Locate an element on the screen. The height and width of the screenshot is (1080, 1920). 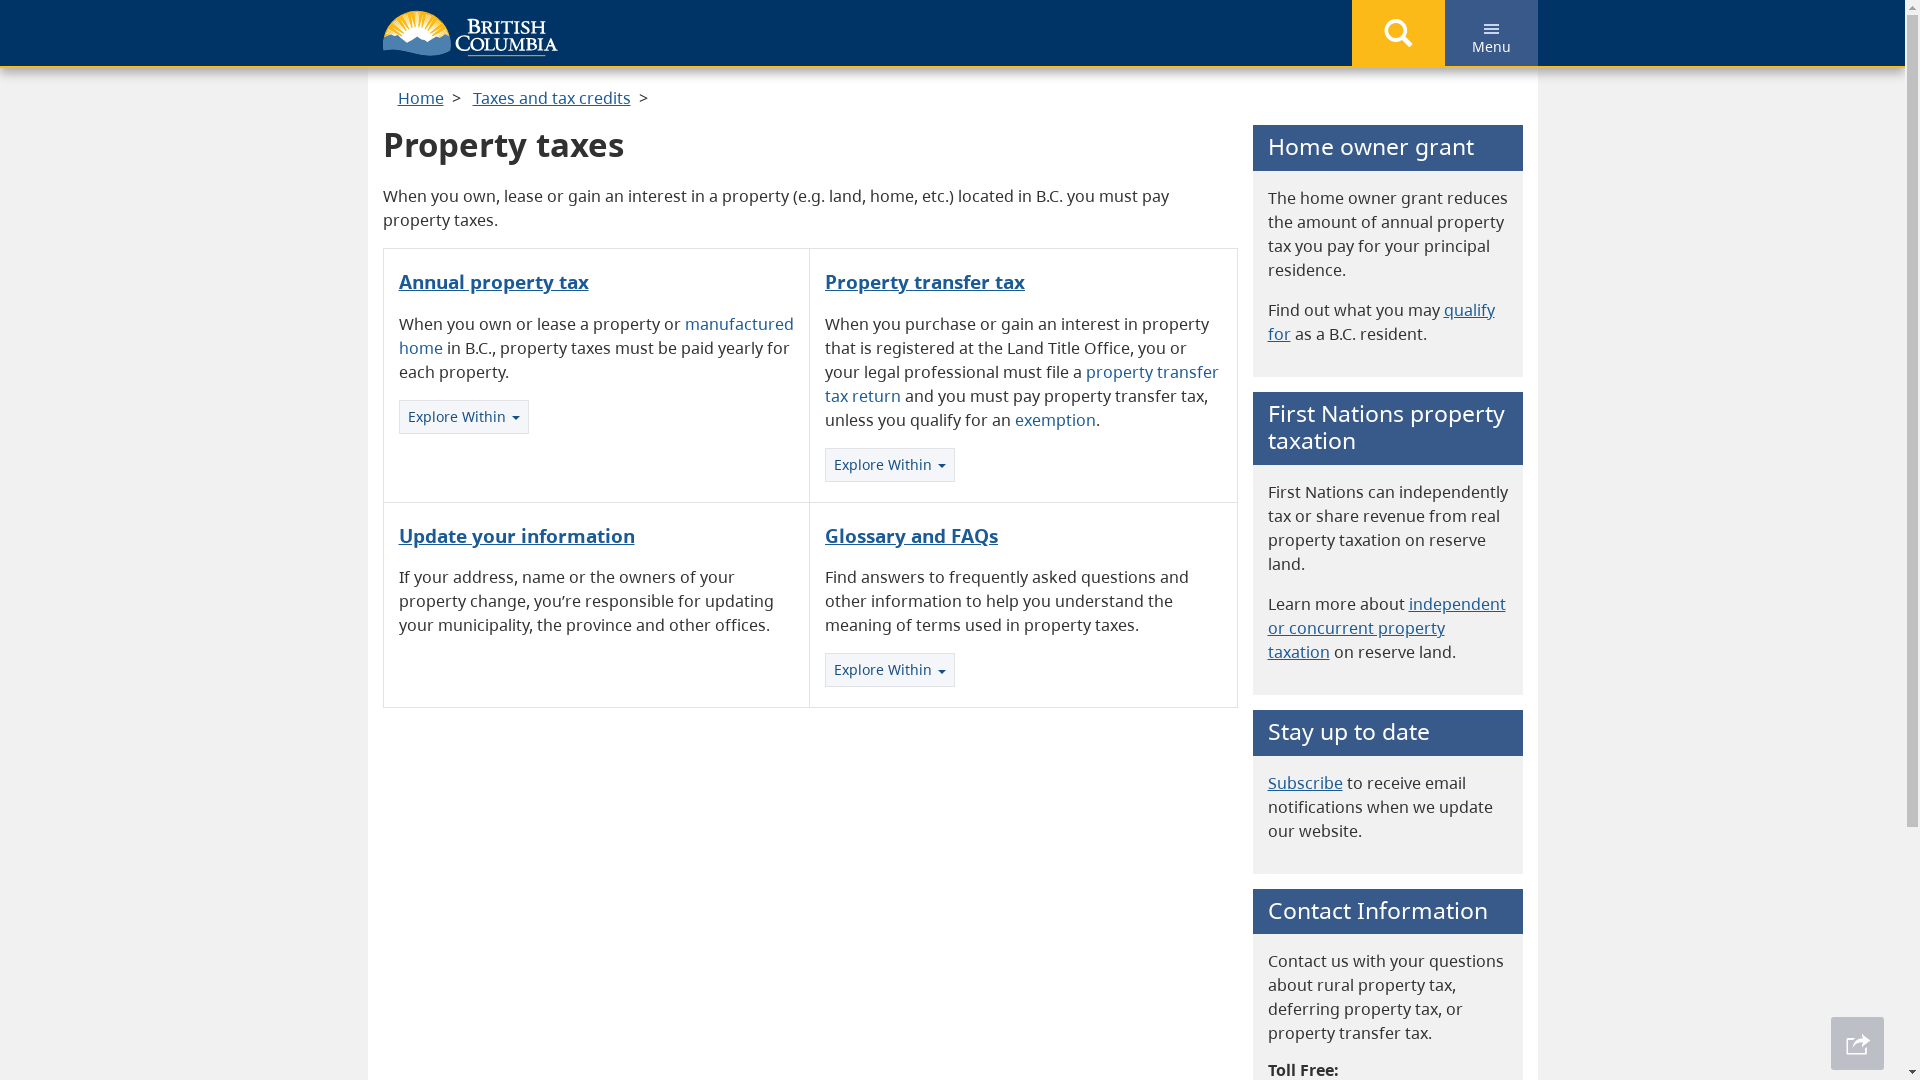
'Taxes and tax credits' is located at coordinates (470, 97).